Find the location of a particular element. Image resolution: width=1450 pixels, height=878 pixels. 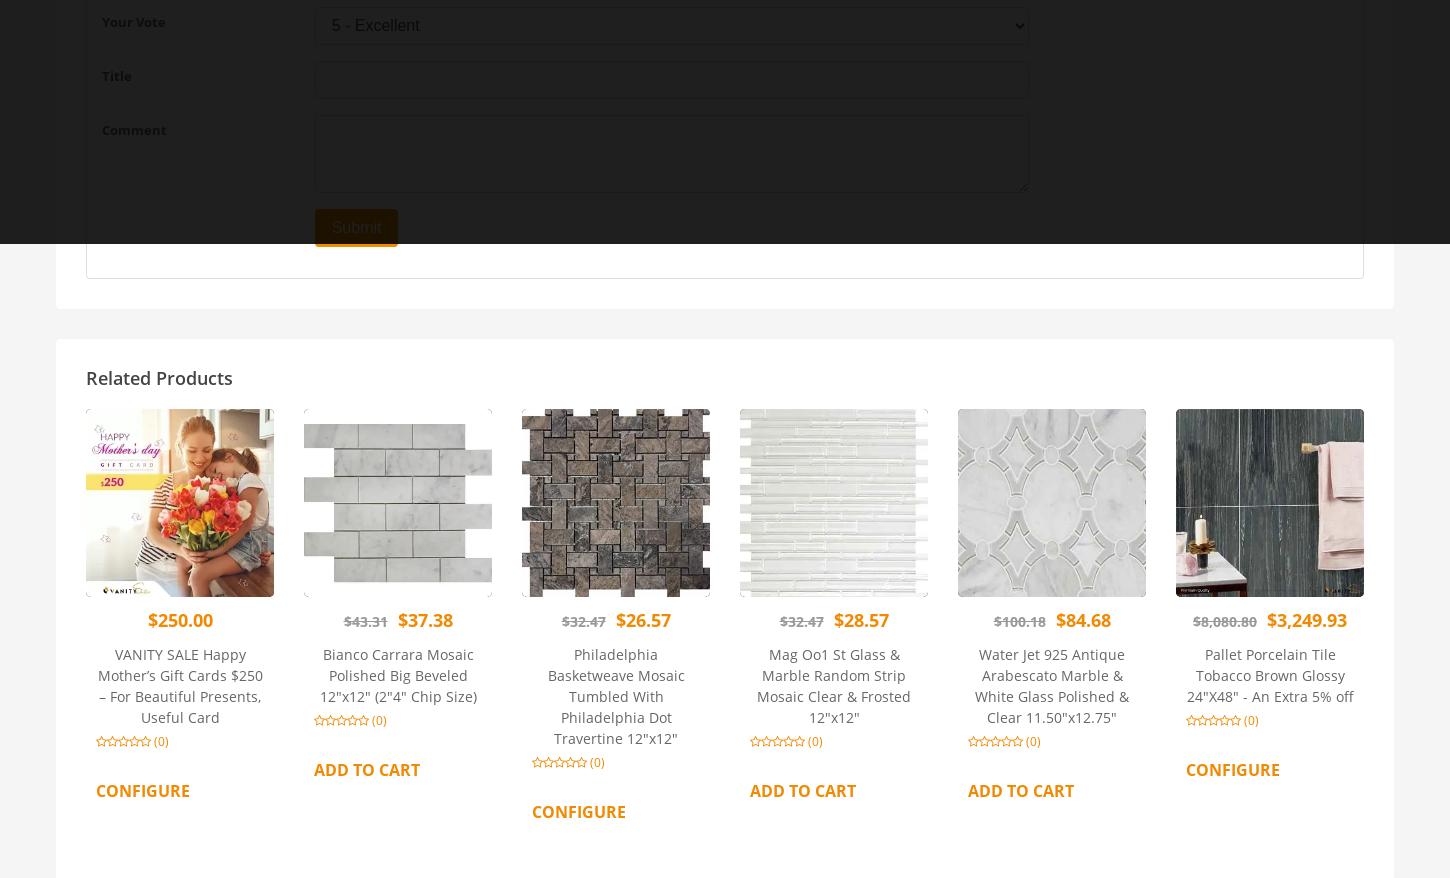

'Related Products' is located at coordinates (158, 376).